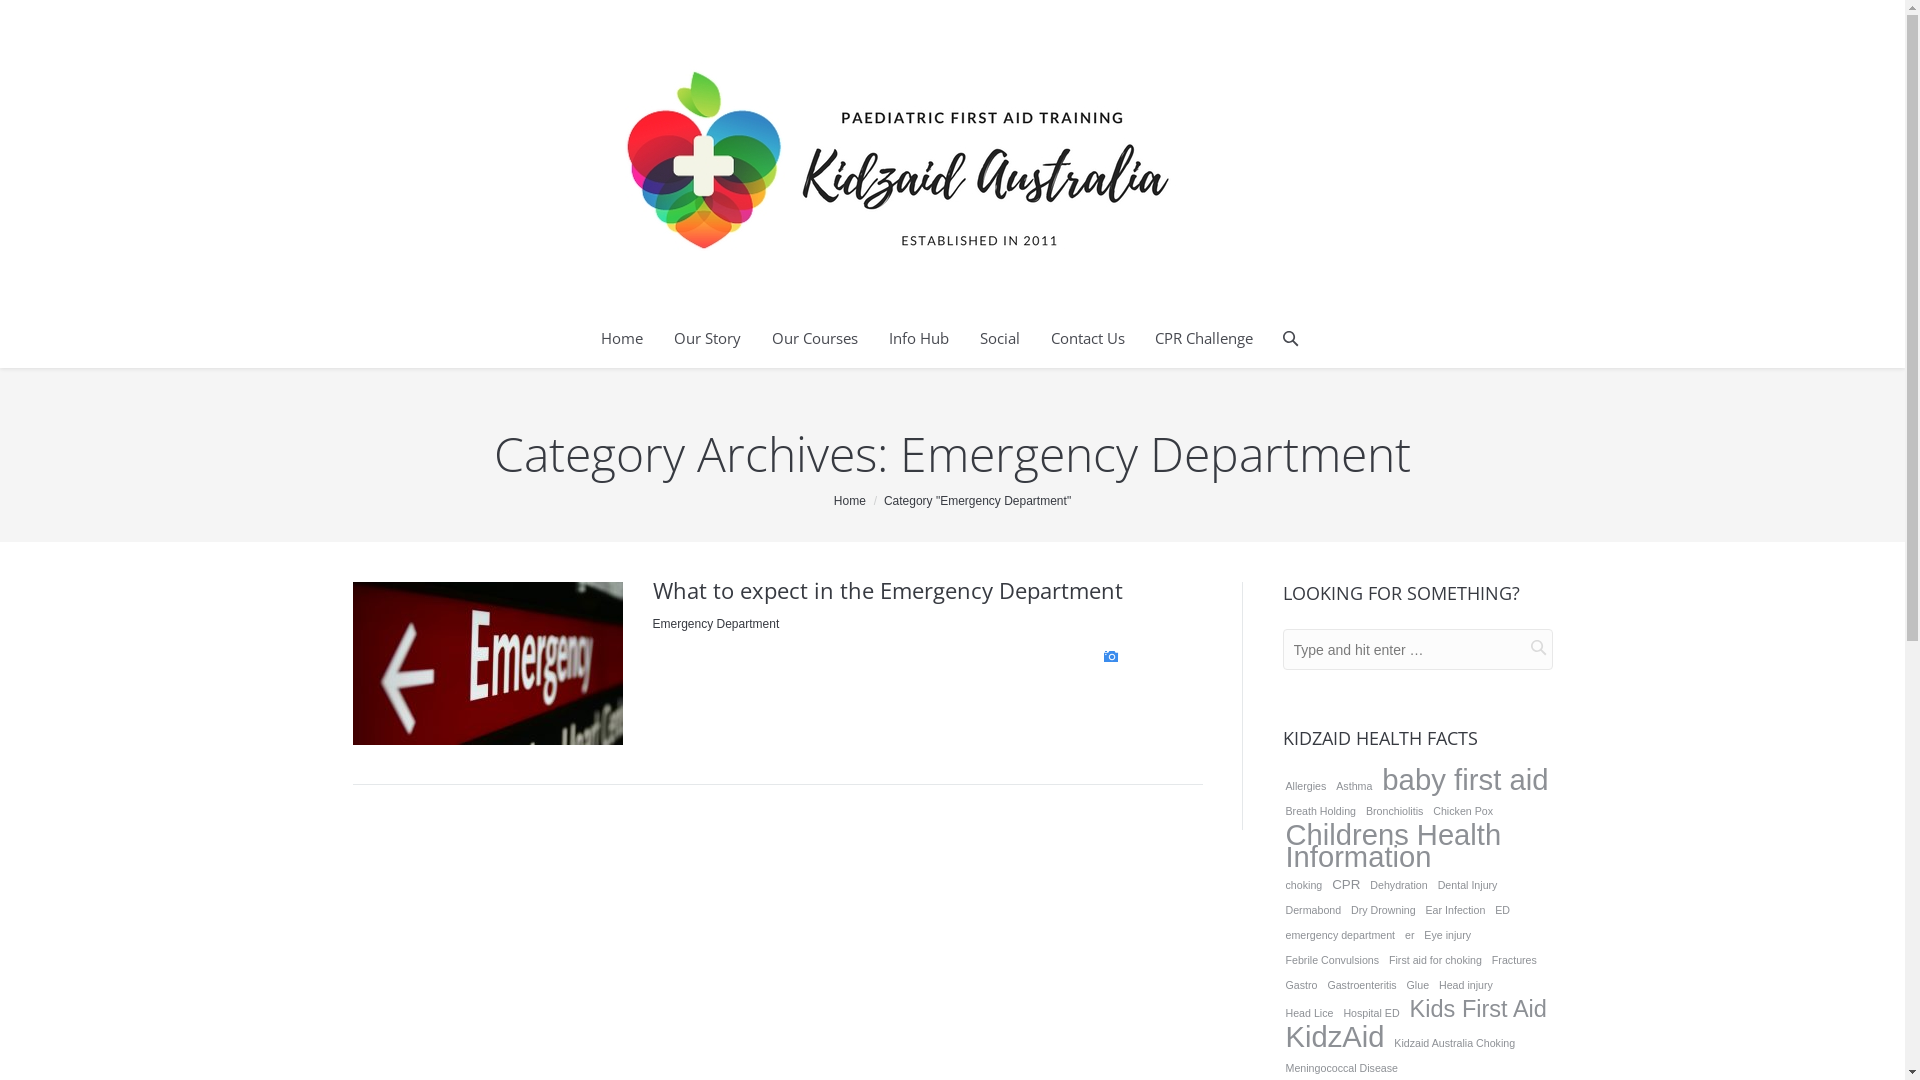 This screenshot has height=1080, width=1920. What do you see at coordinates (979, 338) in the screenshot?
I see `'Social'` at bounding box center [979, 338].